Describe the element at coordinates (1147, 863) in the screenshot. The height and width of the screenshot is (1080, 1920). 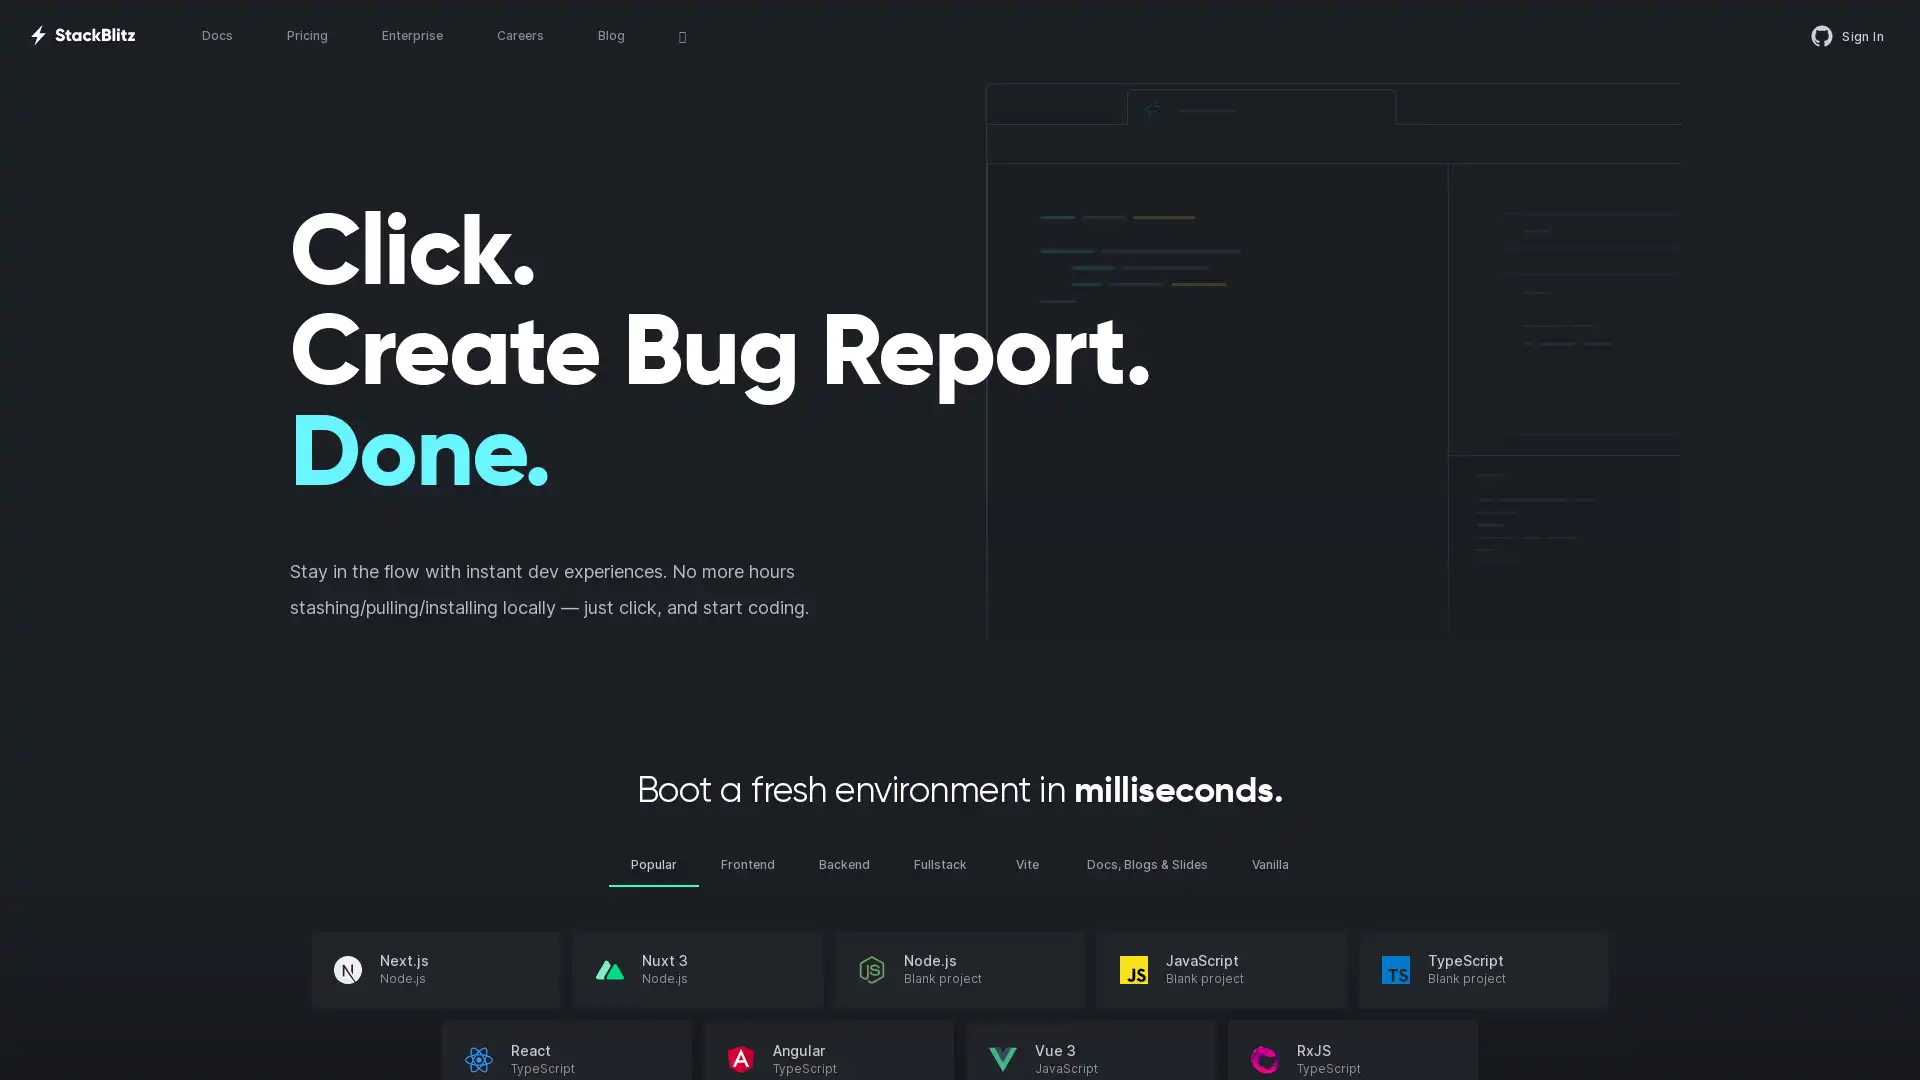
I see `Docs, Blogs & Slides` at that location.